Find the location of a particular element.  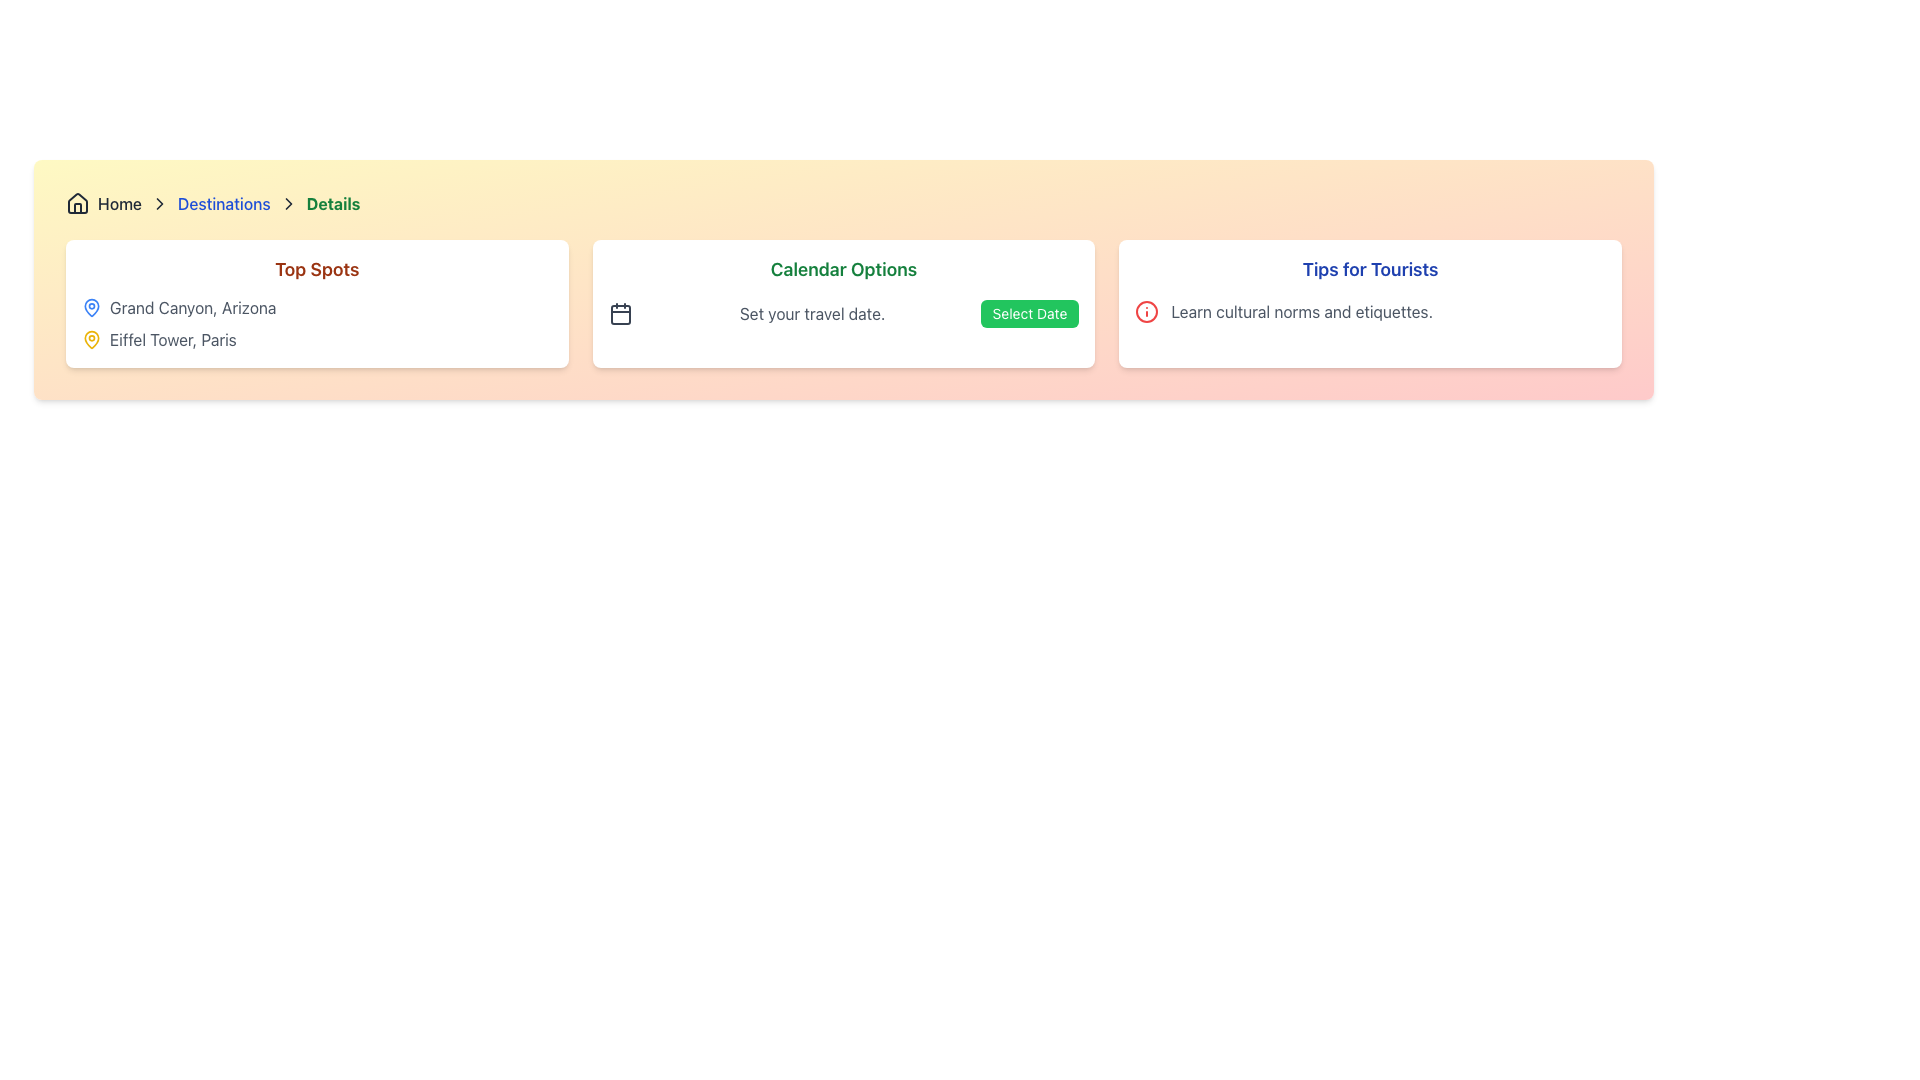

the calendar icon located in the 'Calendar Options' section, which has a dark gray stroke and is positioned to the left of the text 'Set your travel date.' is located at coordinates (619, 313).